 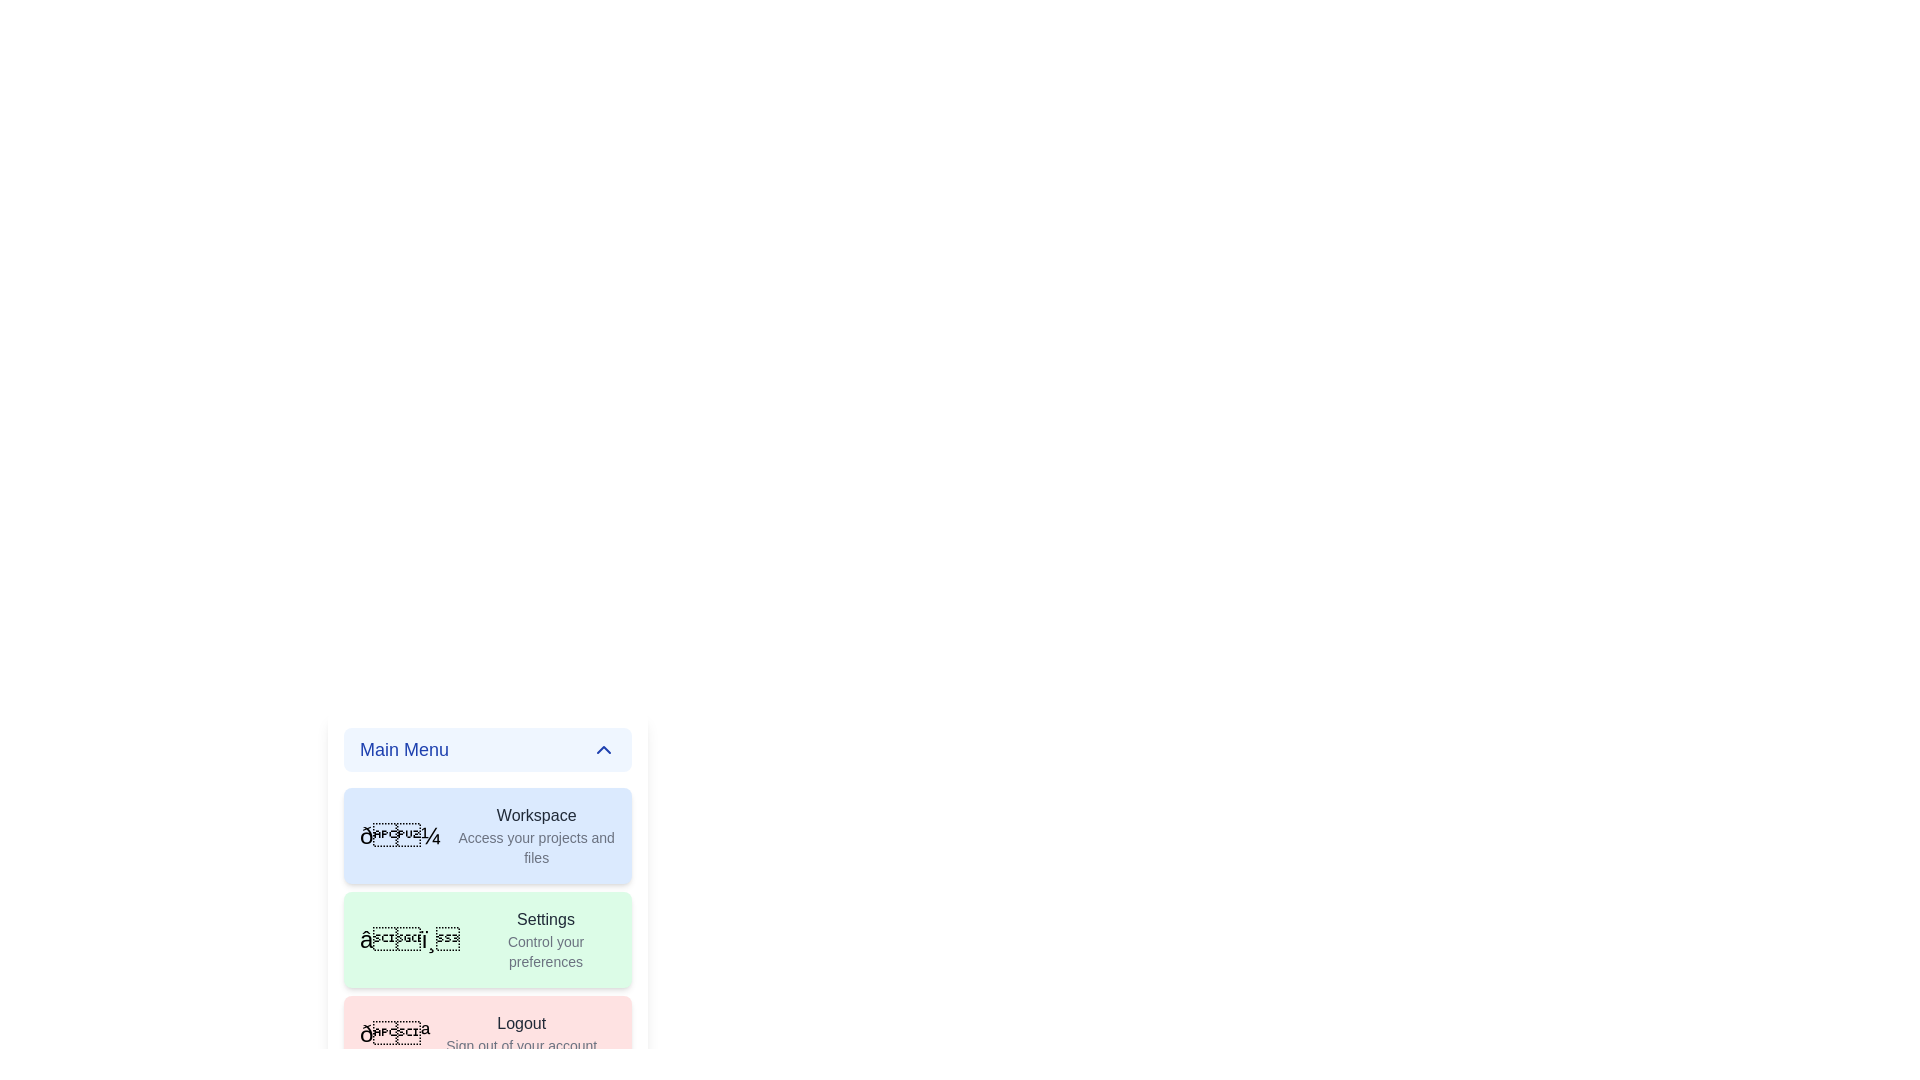 I want to click on the descriptive text label located beneath the 'Logout' action in the lower-left quadrant of the interface, so click(x=521, y=1044).